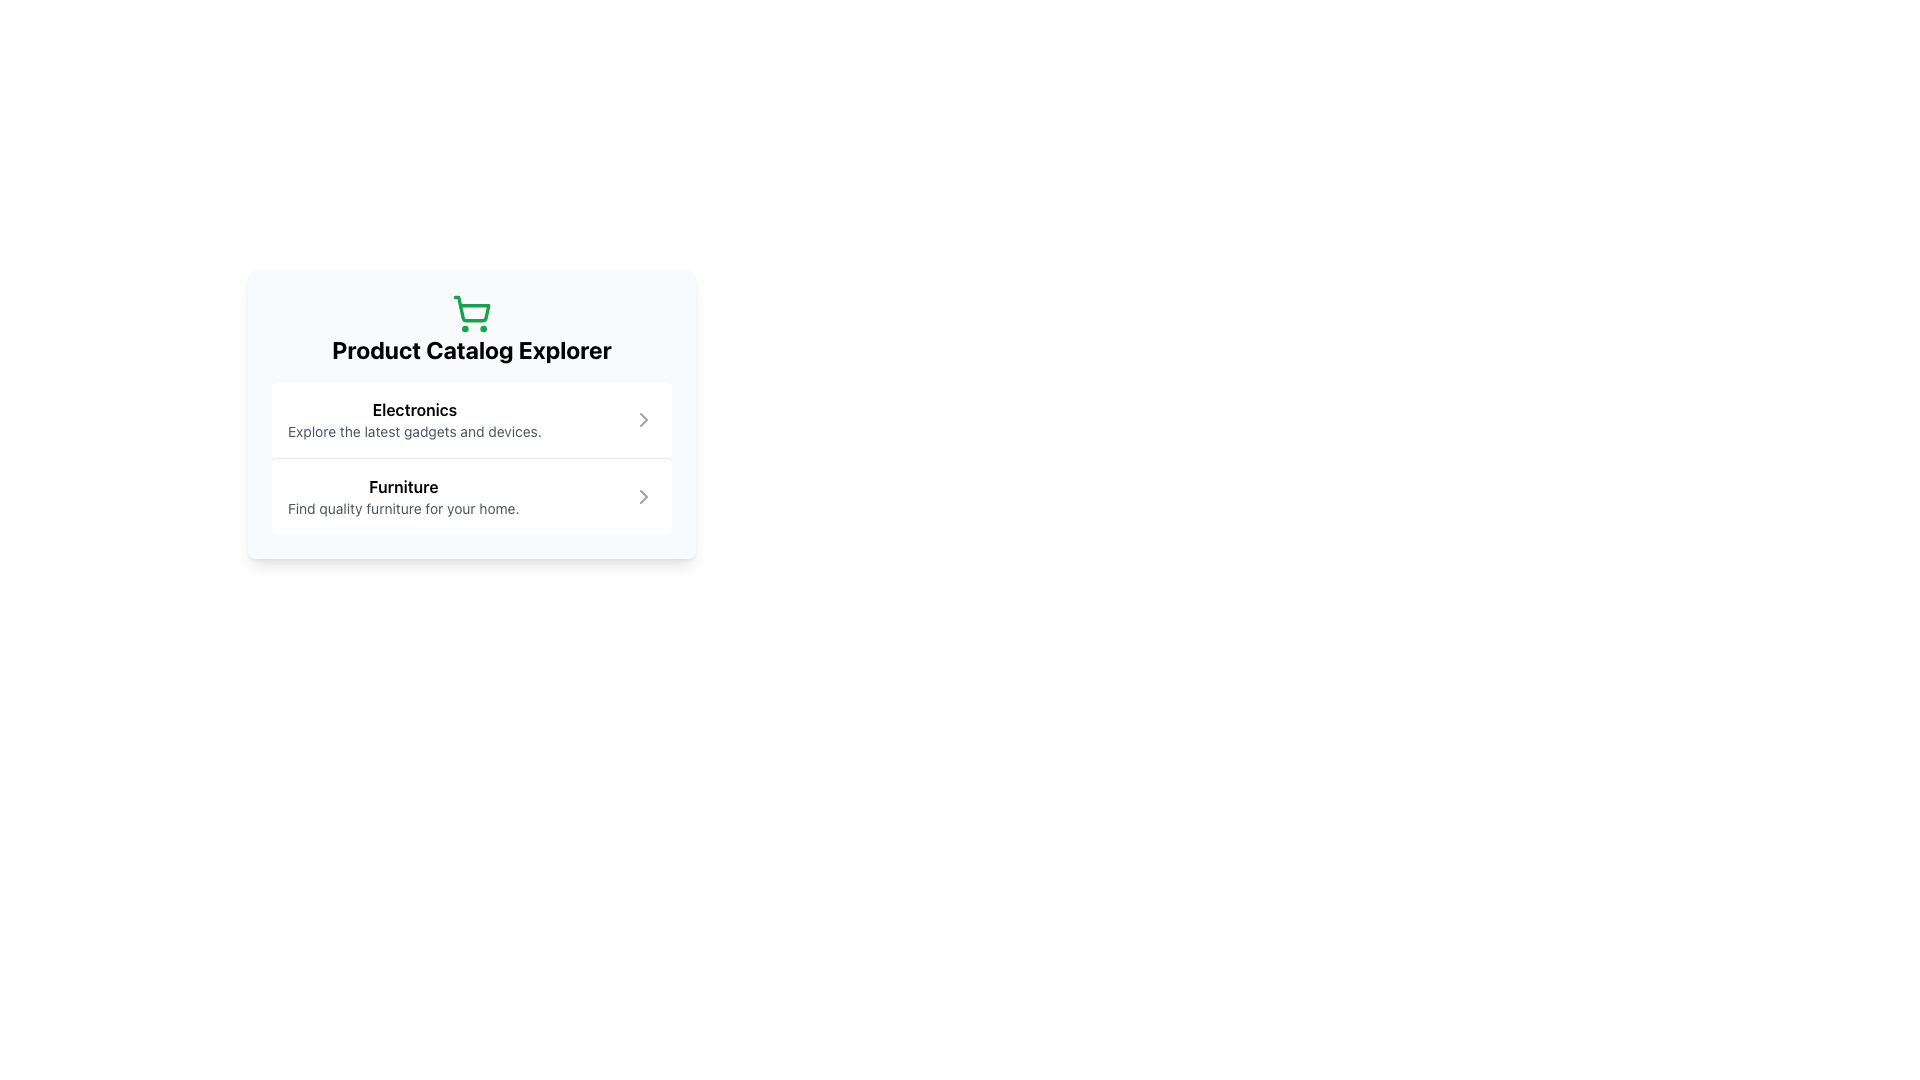 This screenshot has height=1080, width=1920. What do you see at coordinates (643, 419) in the screenshot?
I see `the rightward-pointing chevron icon styled in light gray, positioned to the far right of the 'Electronics' section in the upper half of the main panel` at bounding box center [643, 419].